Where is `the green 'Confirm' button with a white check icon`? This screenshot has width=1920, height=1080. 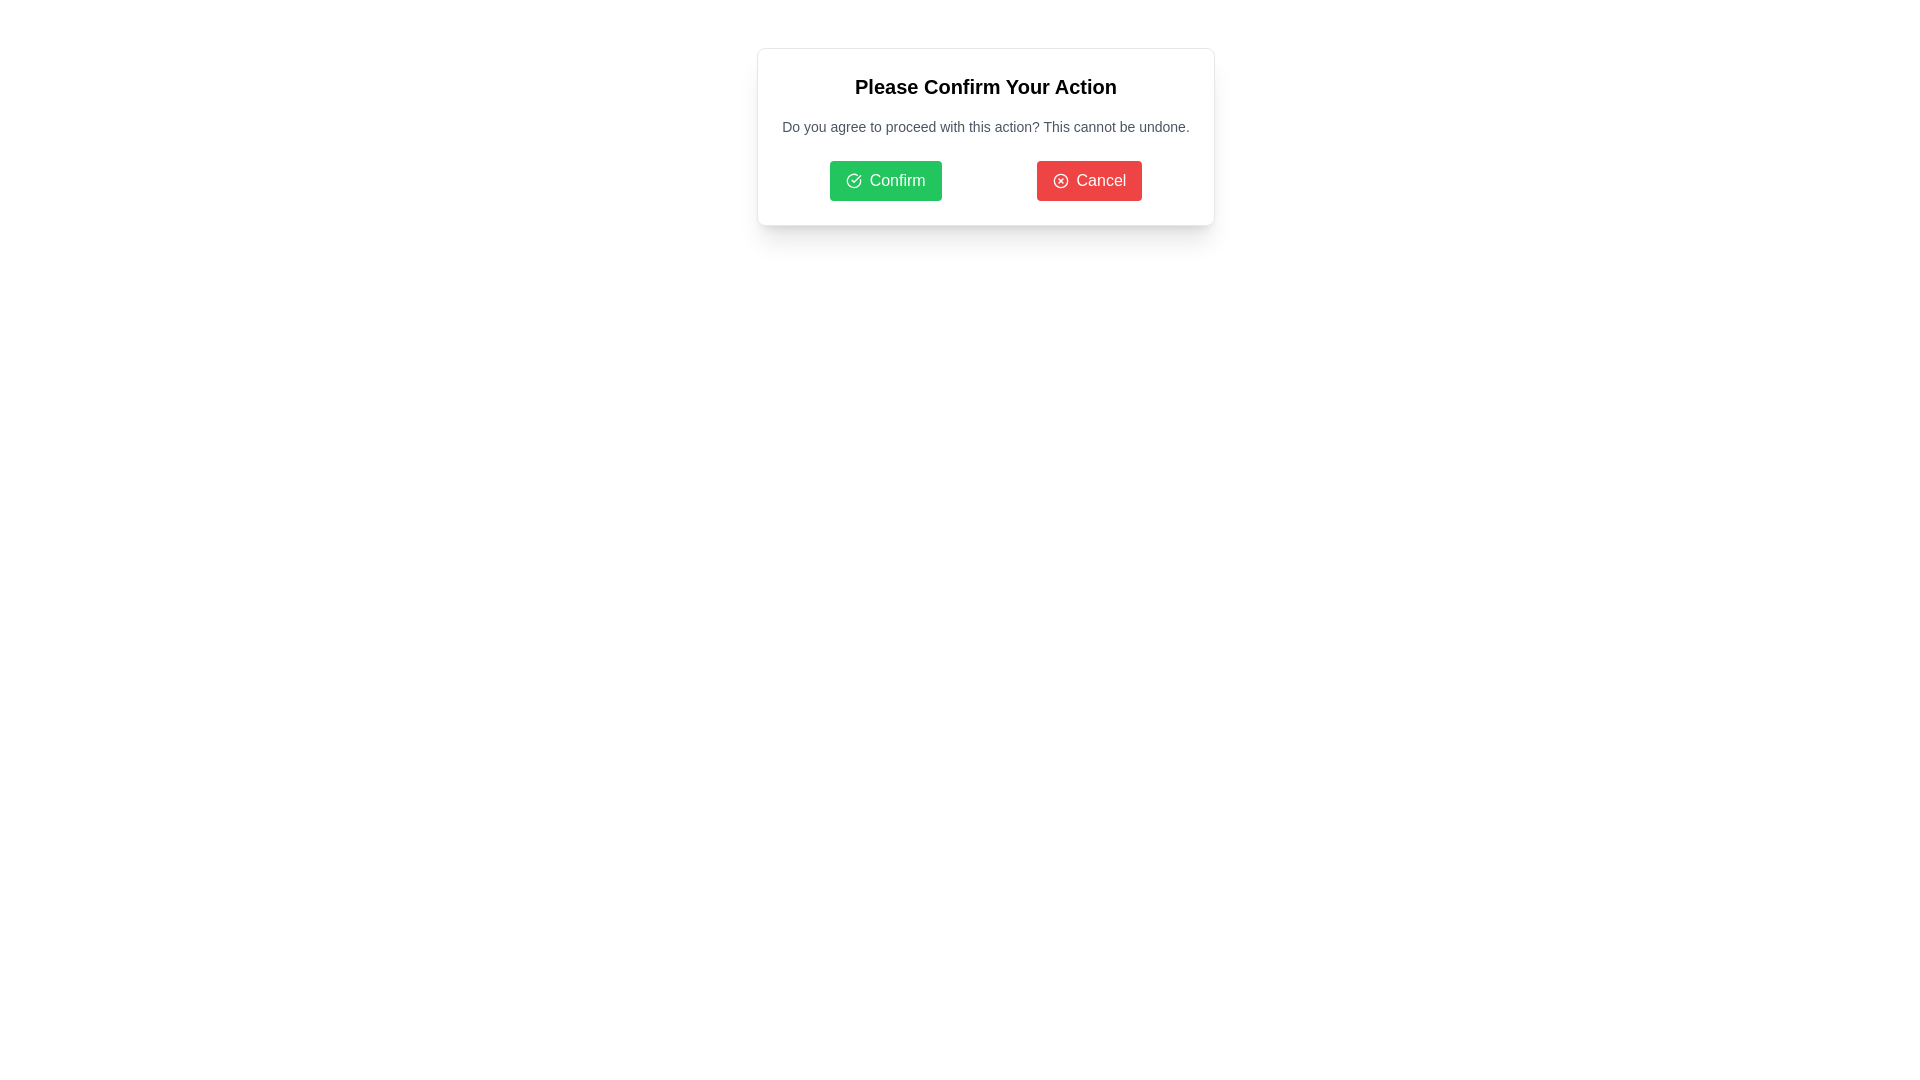 the green 'Confirm' button with a white check icon is located at coordinates (884, 181).